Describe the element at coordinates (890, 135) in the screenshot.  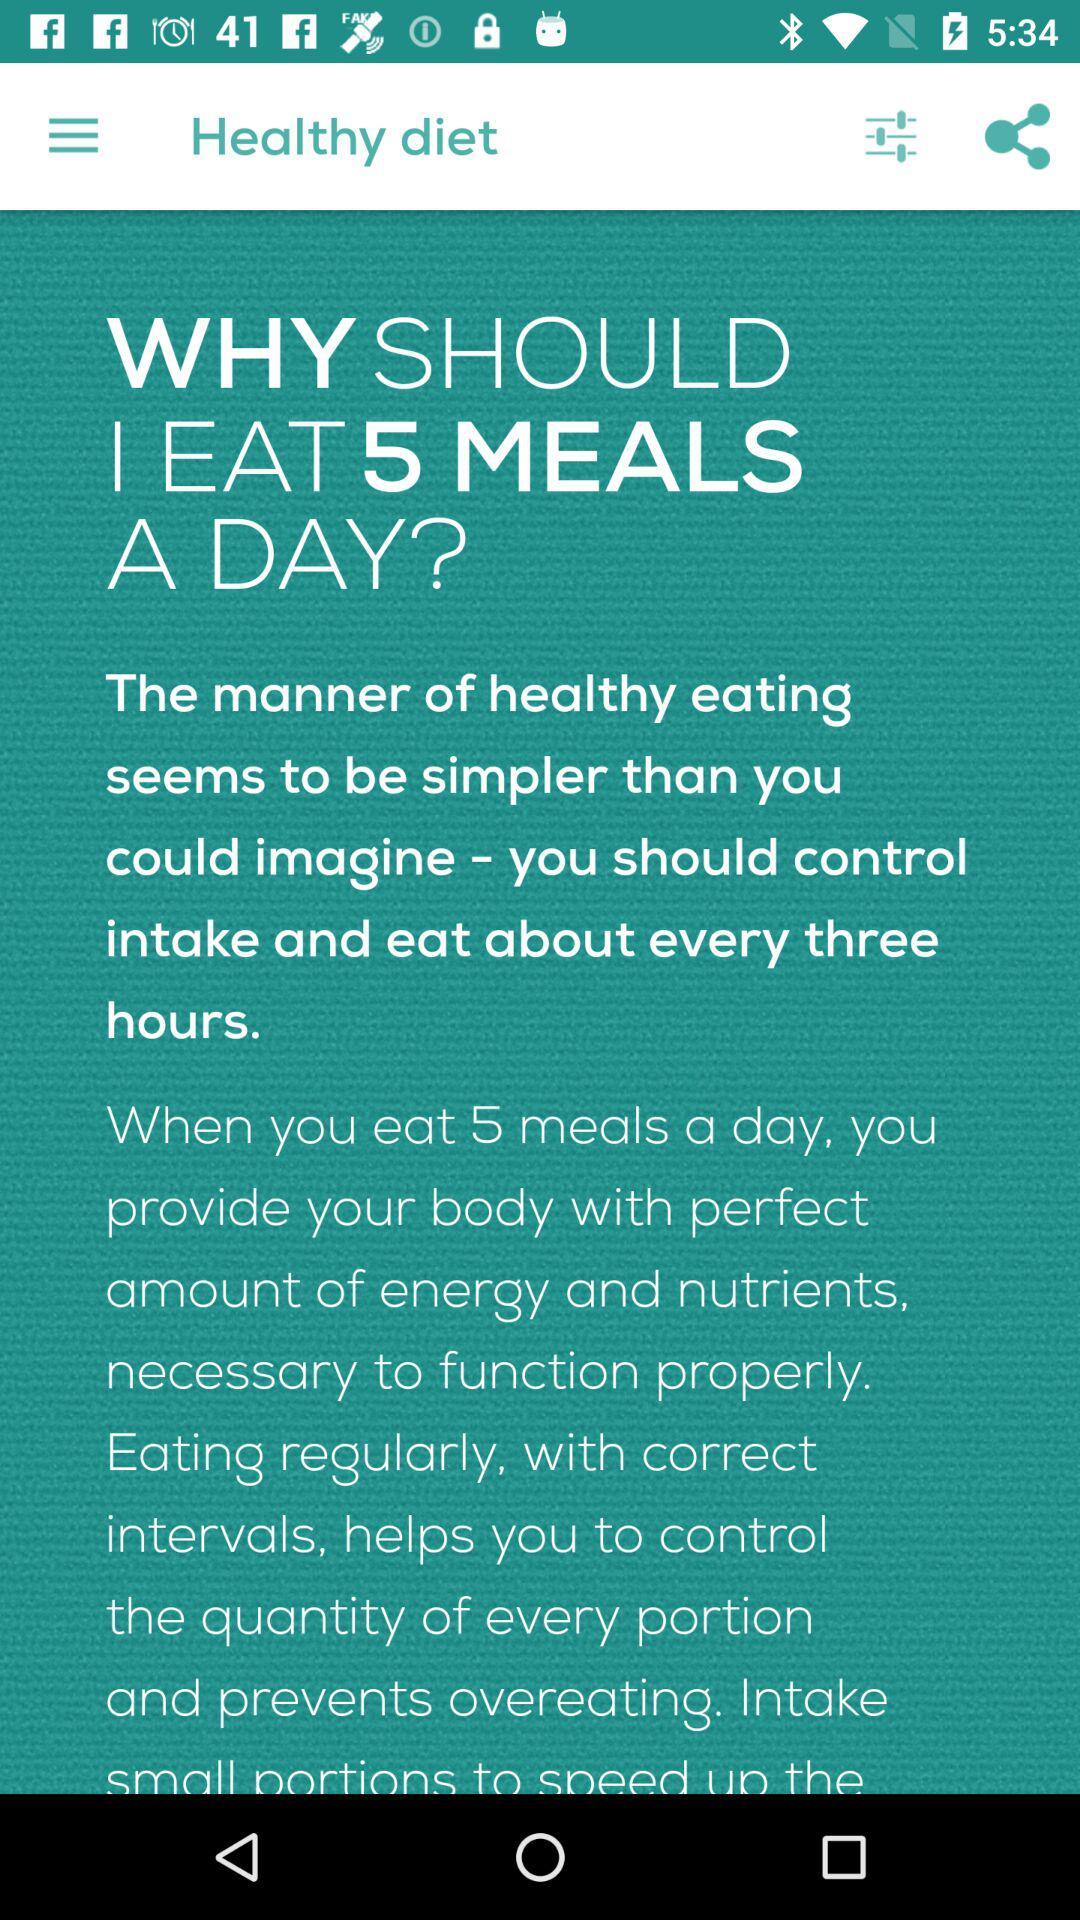
I see `icon to the right of the healthy diet item` at that location.